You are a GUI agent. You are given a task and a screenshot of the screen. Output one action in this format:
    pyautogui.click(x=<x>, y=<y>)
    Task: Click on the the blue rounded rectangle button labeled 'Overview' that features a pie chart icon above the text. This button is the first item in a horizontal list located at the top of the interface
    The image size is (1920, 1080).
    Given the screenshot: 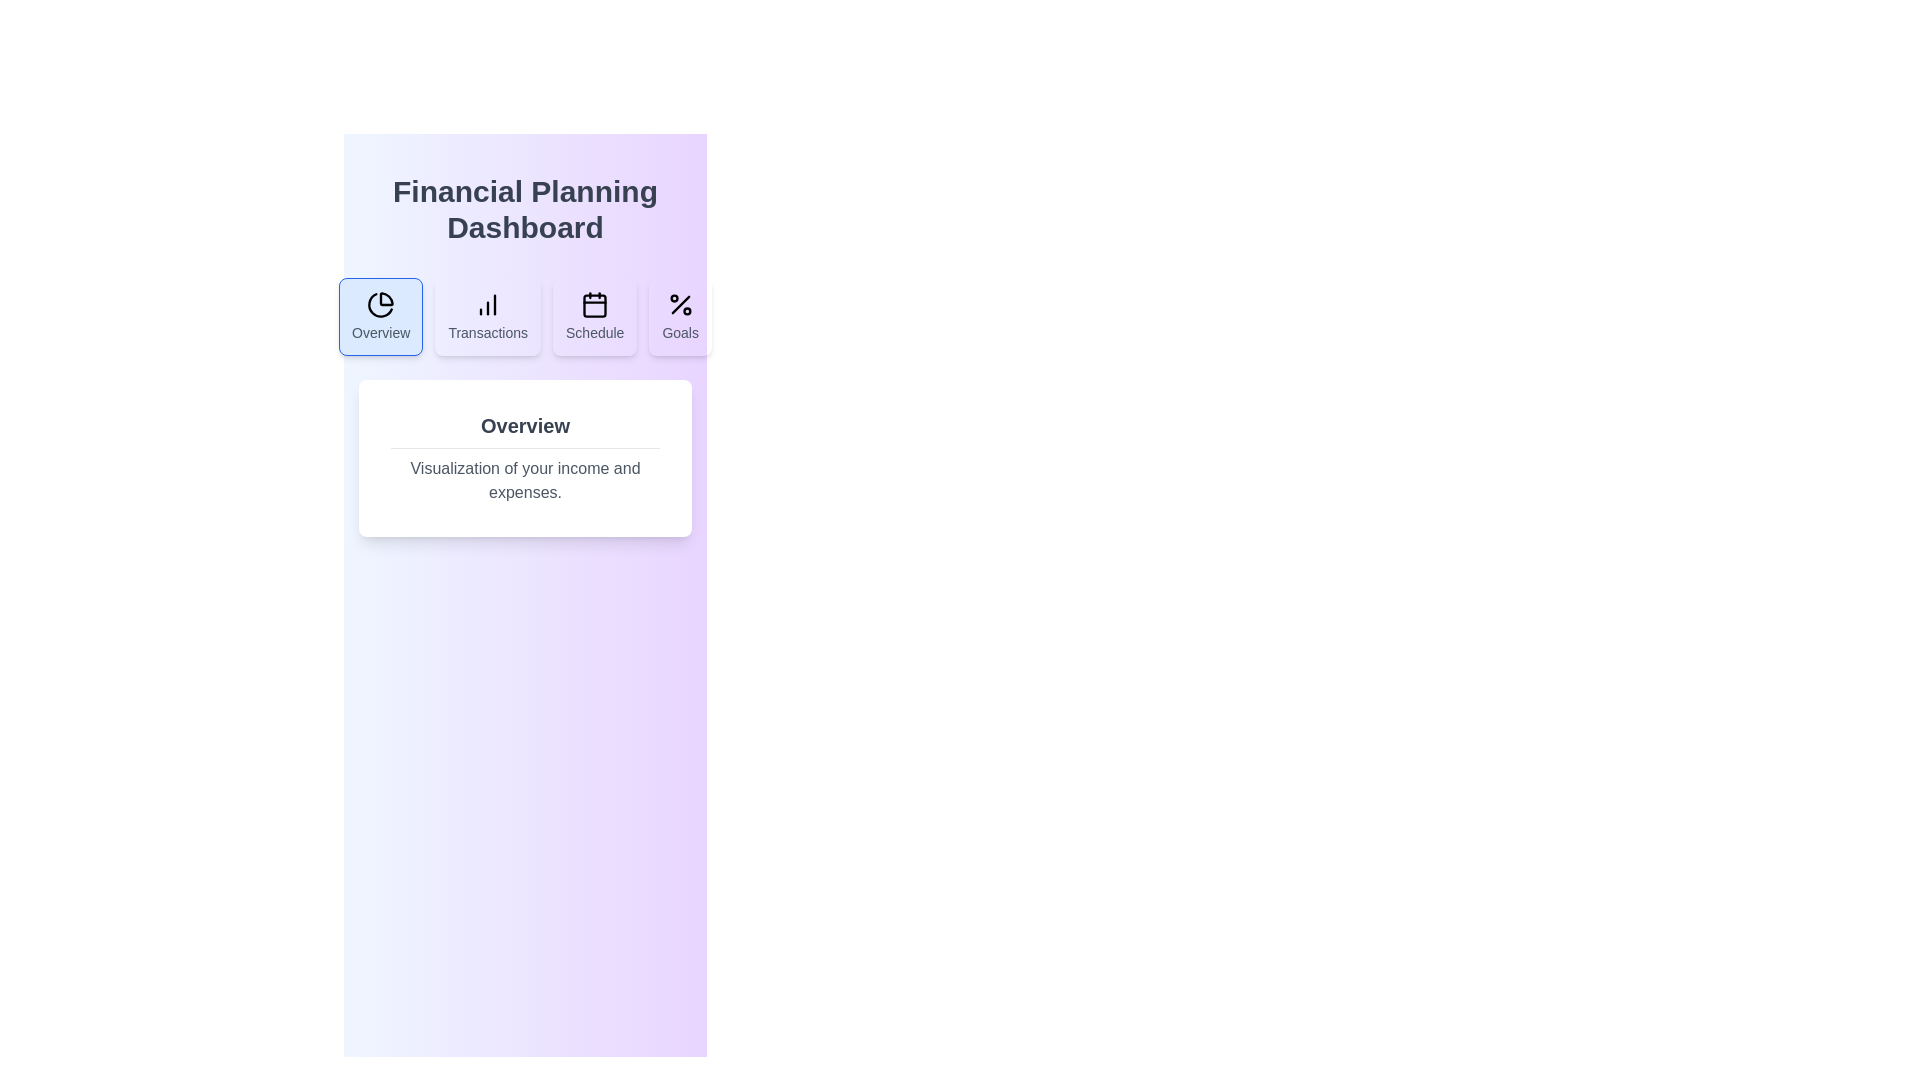 What is the action you would take?
    pyautogui.click(x=381, y=315)
    